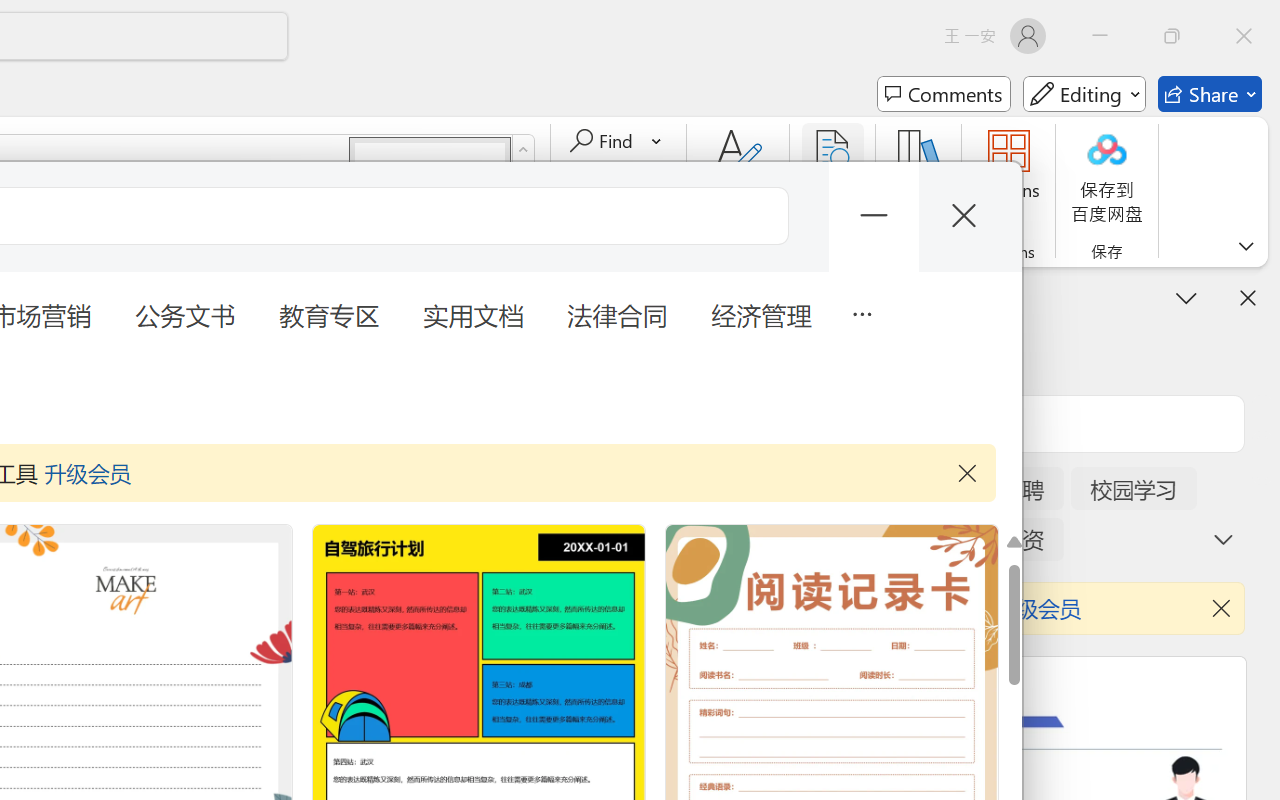 Image resolution: width=1280 pixels, height=800 pixels. I want to click on 'Find', so click(603, 141).